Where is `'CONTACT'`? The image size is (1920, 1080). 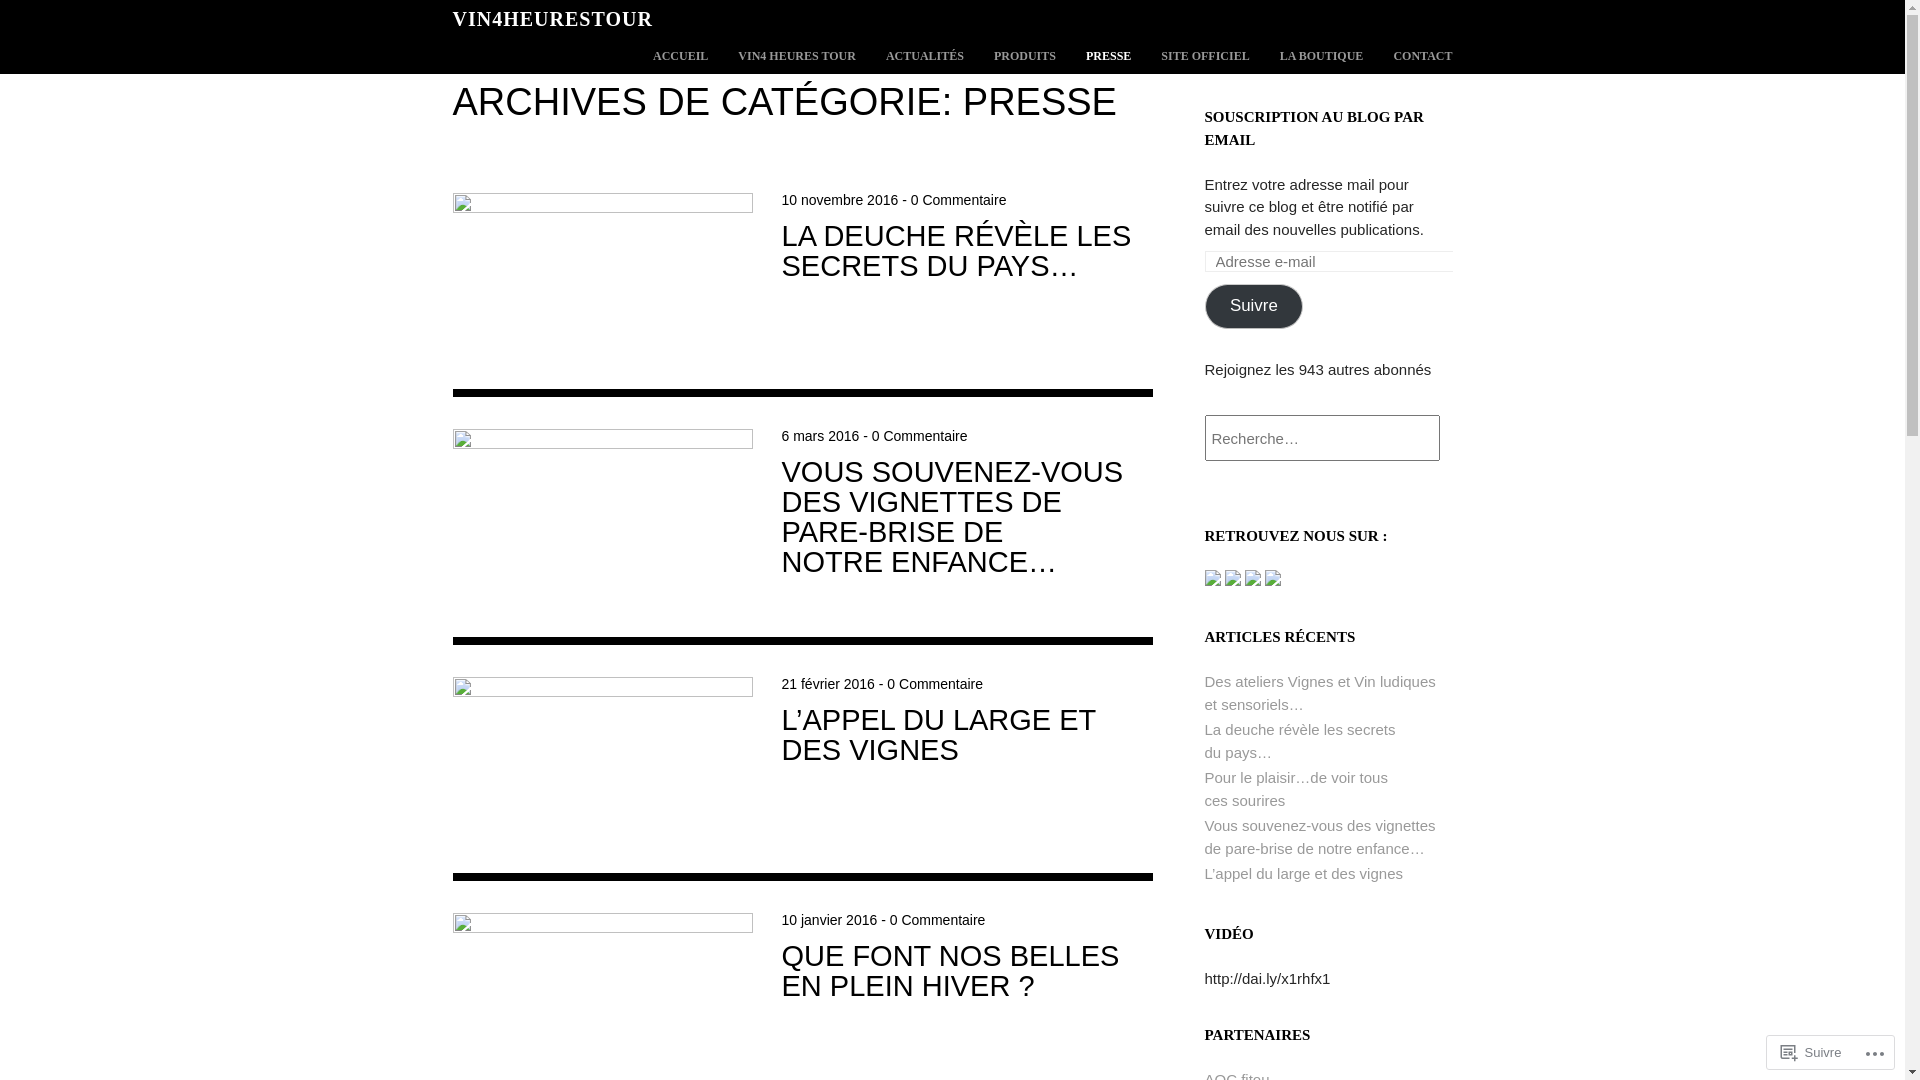 'CONTACT' is located at coordinates (1421, 55).